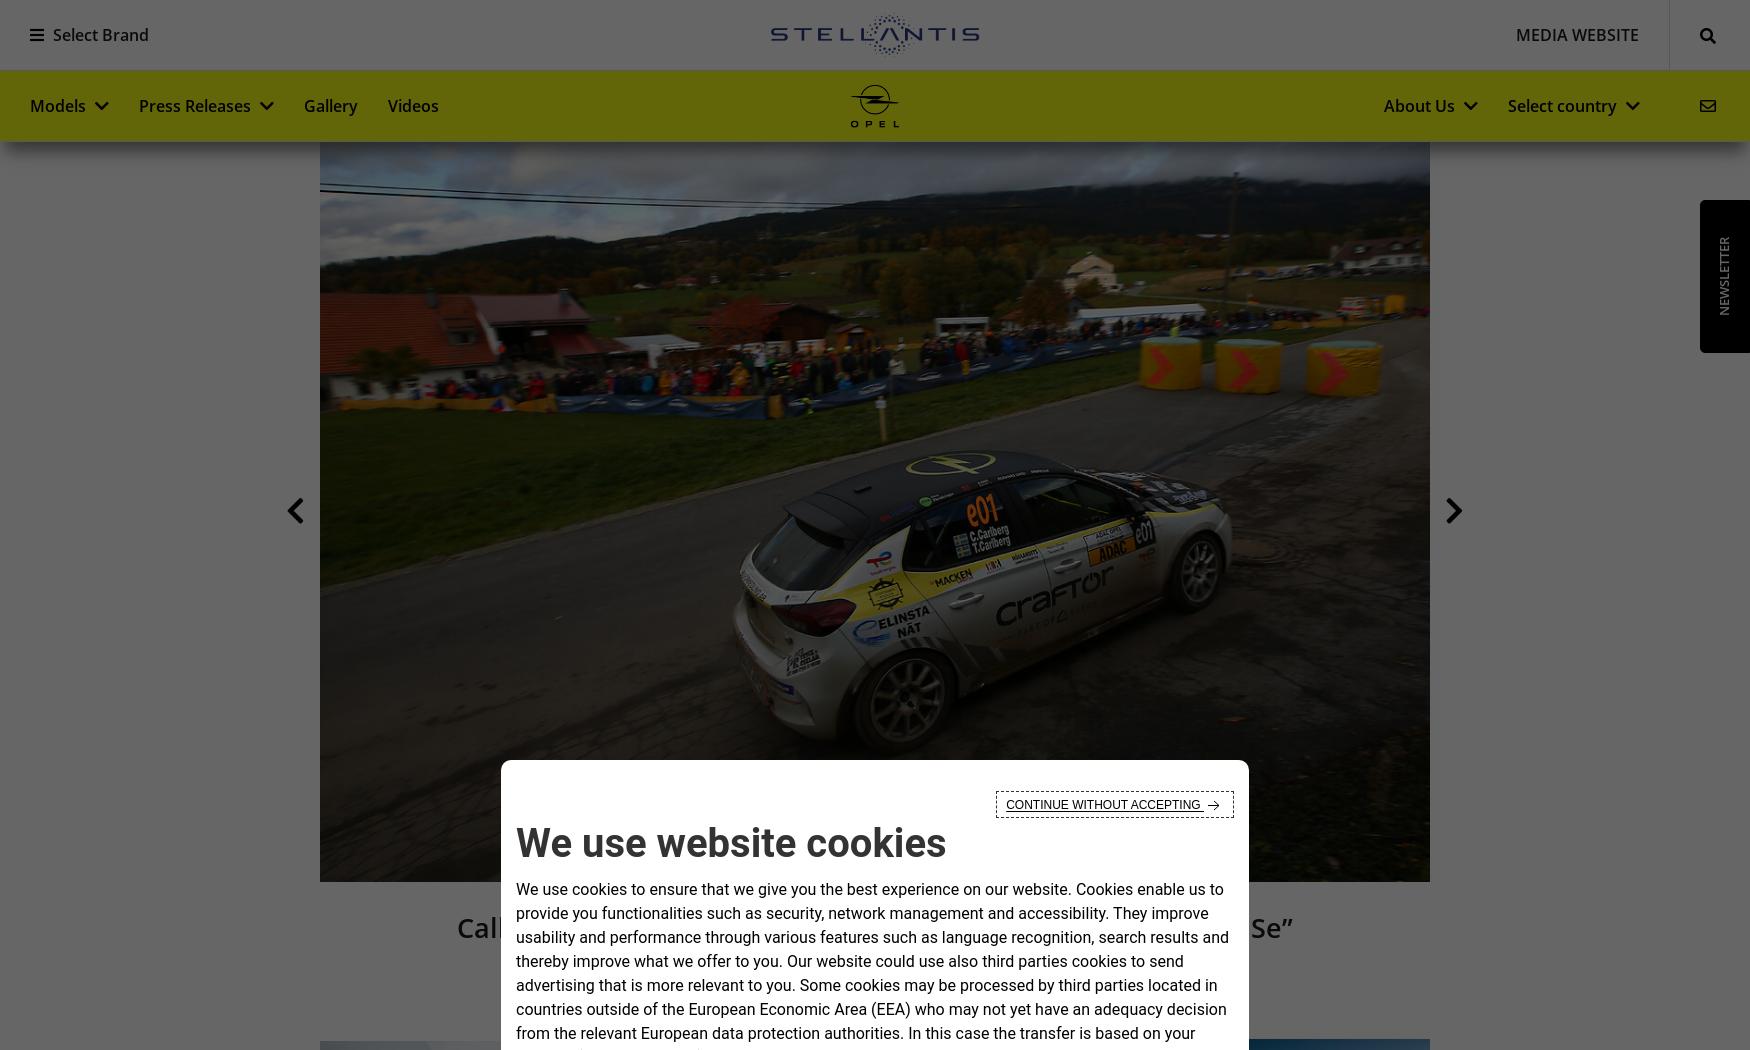 This screenshot has height=1050, width=1750. Describe the element at coordinates (875, 927) in the screenshot. I see `'Calle Carlberg Wins 2023 ADAC Opel Rally Cup “powered by GSe”'` at that location.